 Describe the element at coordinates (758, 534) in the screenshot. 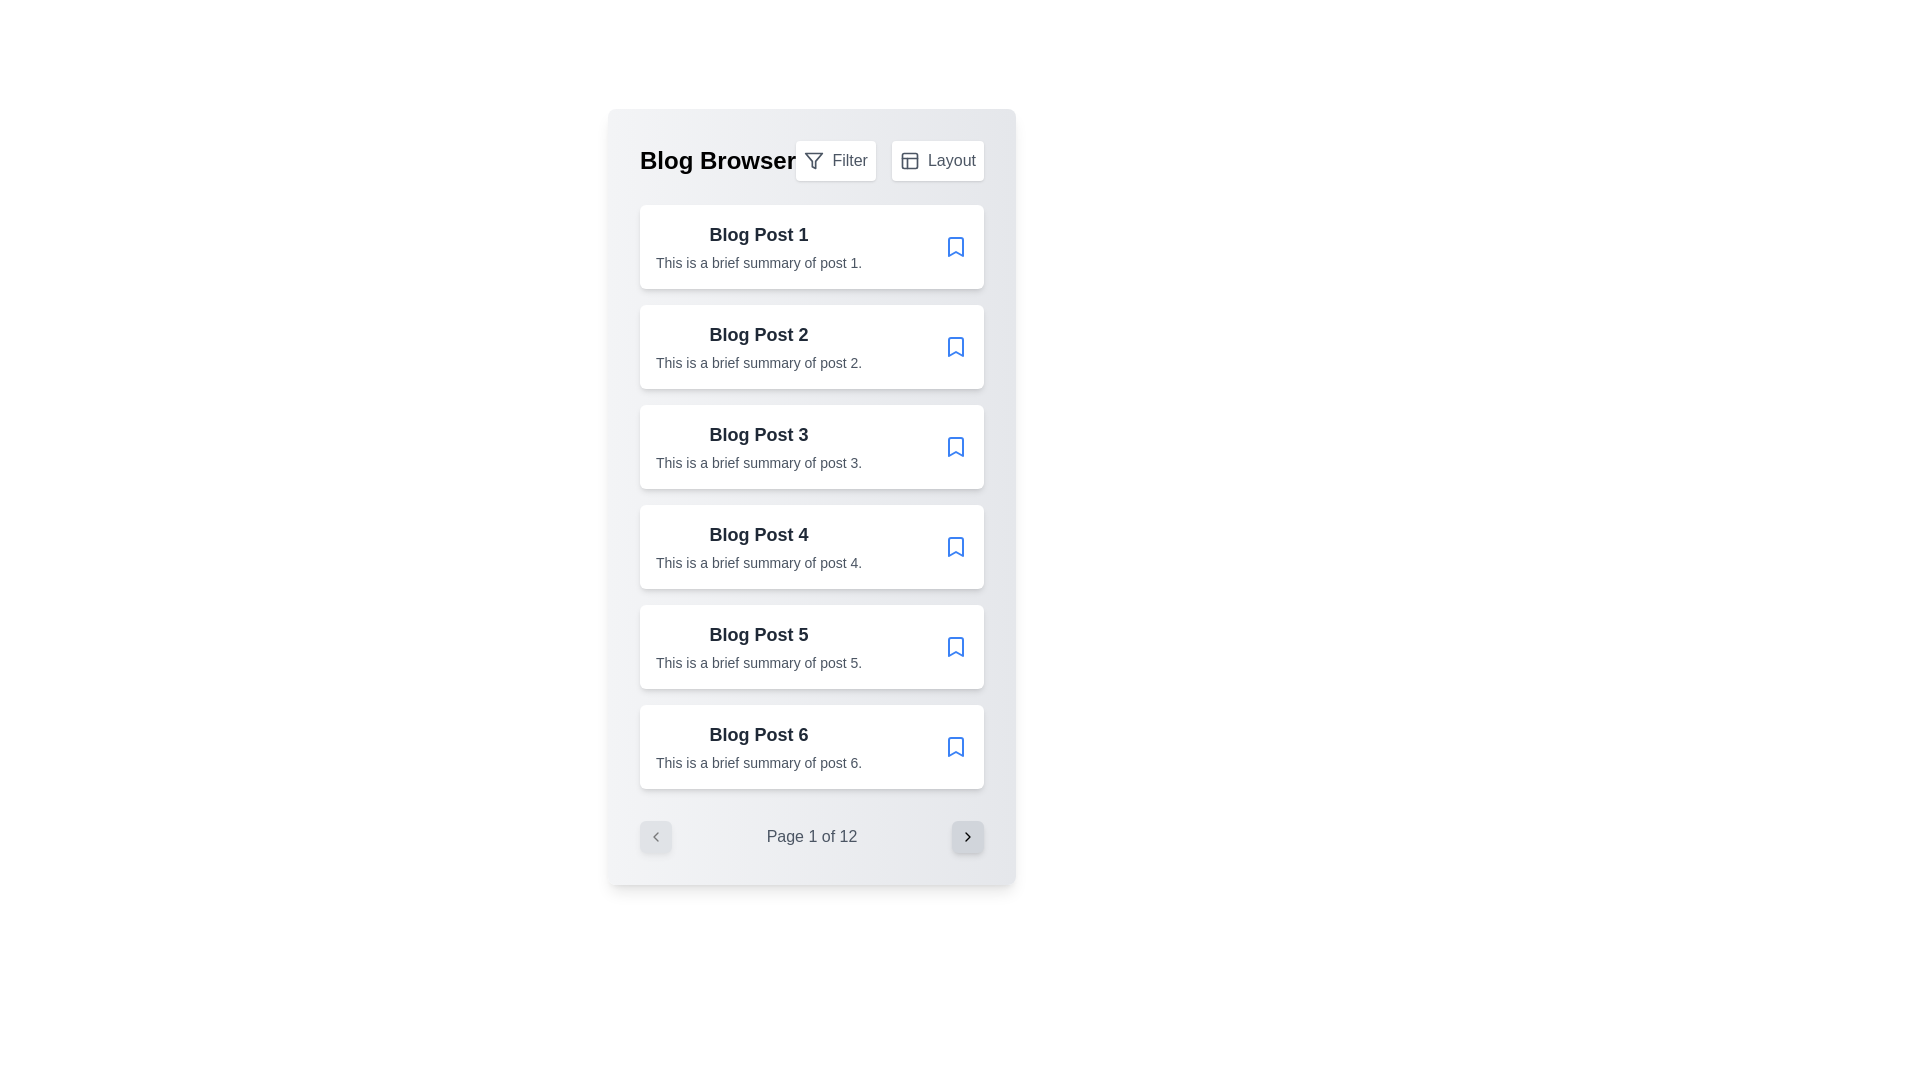

I see `the title text of the blog post` at that location.